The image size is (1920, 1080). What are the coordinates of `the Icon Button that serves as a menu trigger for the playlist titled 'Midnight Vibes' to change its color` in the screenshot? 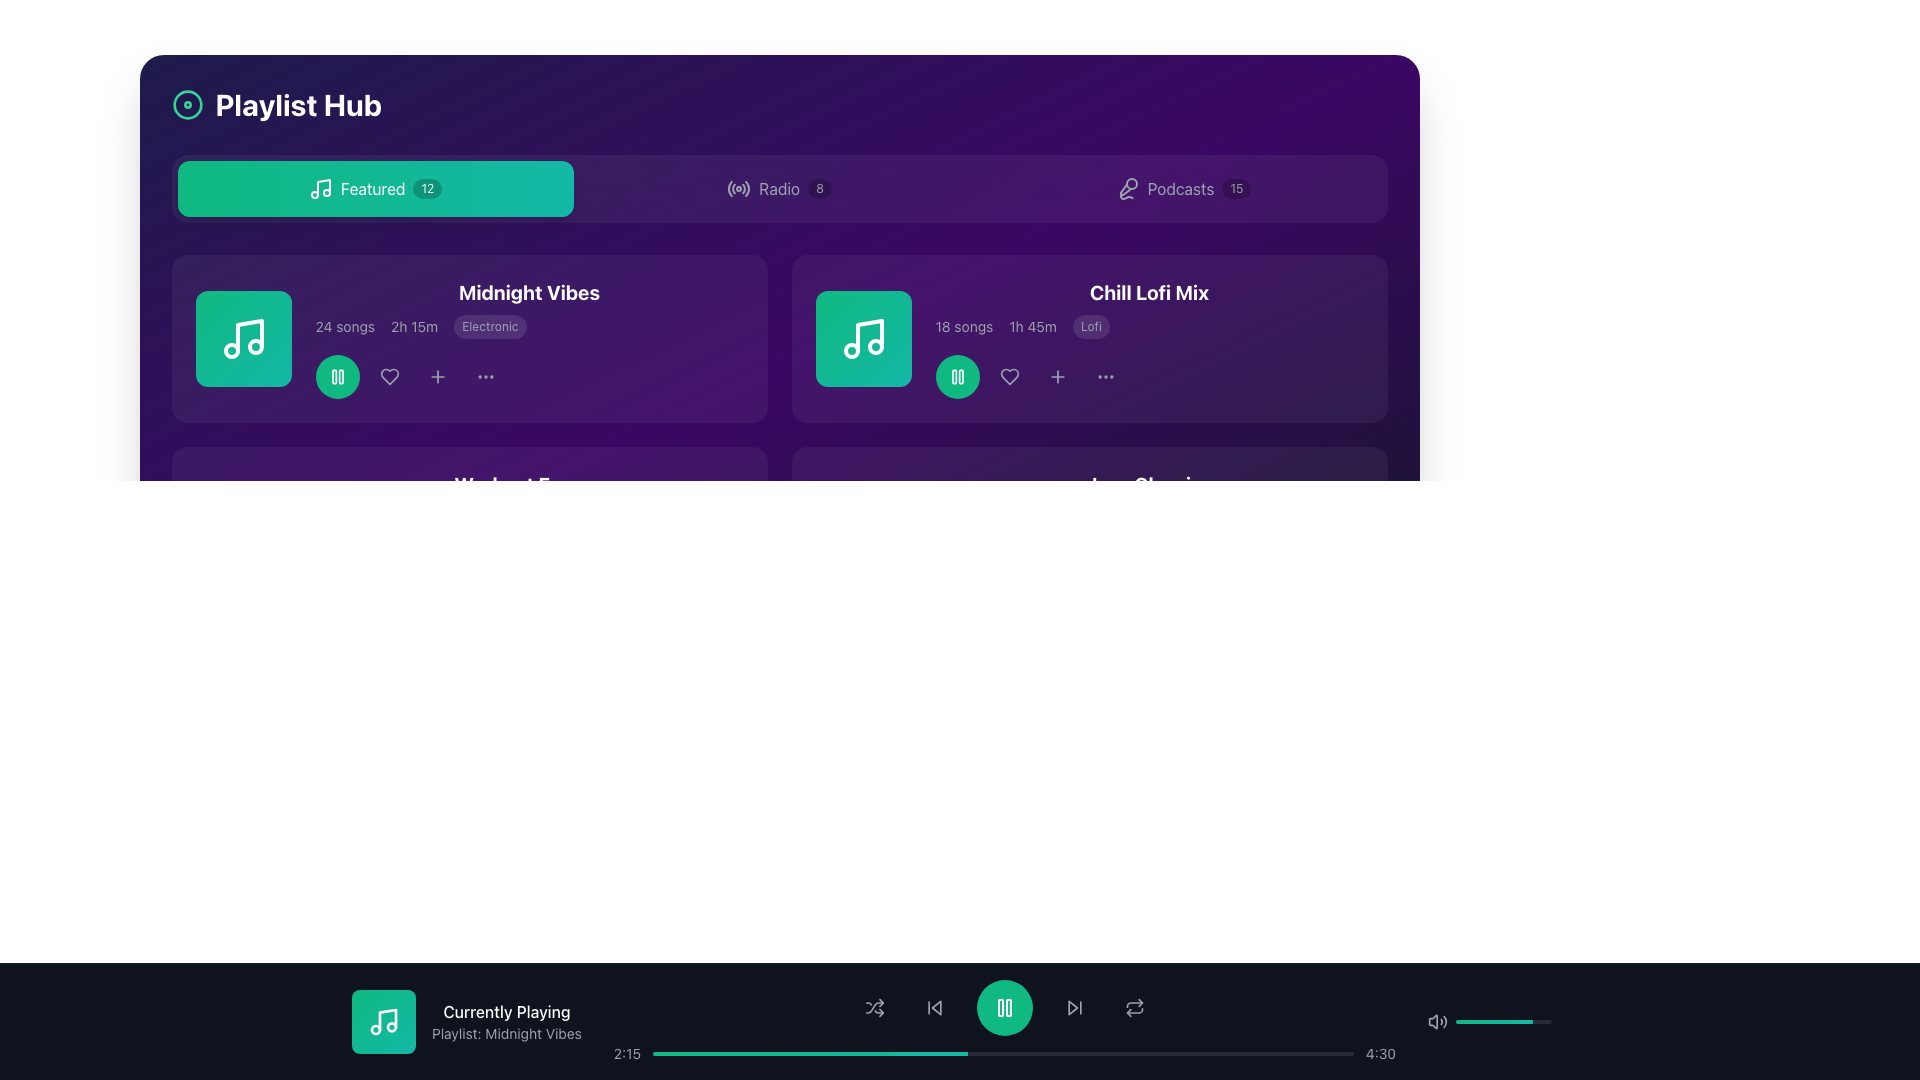 It's located at (485, 377).